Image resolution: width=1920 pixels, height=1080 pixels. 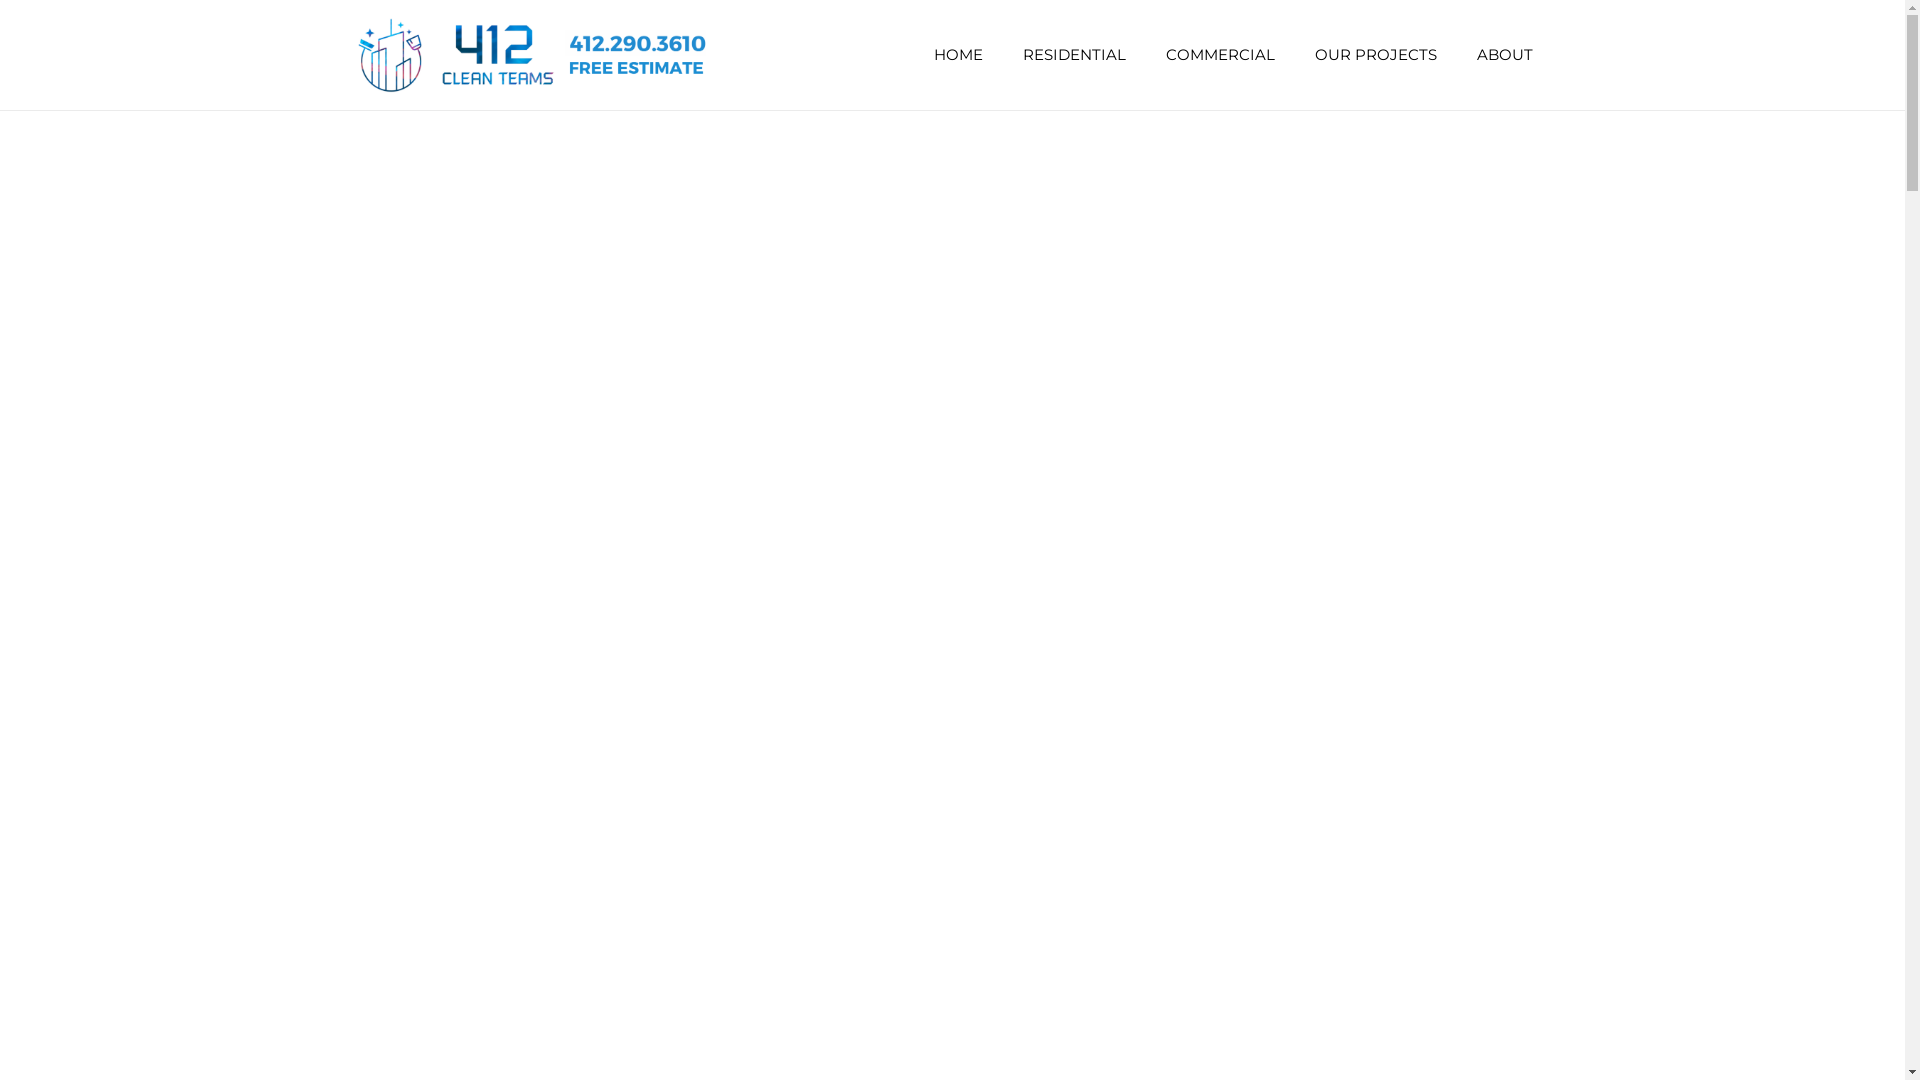 I want to click on 'COMMERCIAL', so click(x=1219, y=53).